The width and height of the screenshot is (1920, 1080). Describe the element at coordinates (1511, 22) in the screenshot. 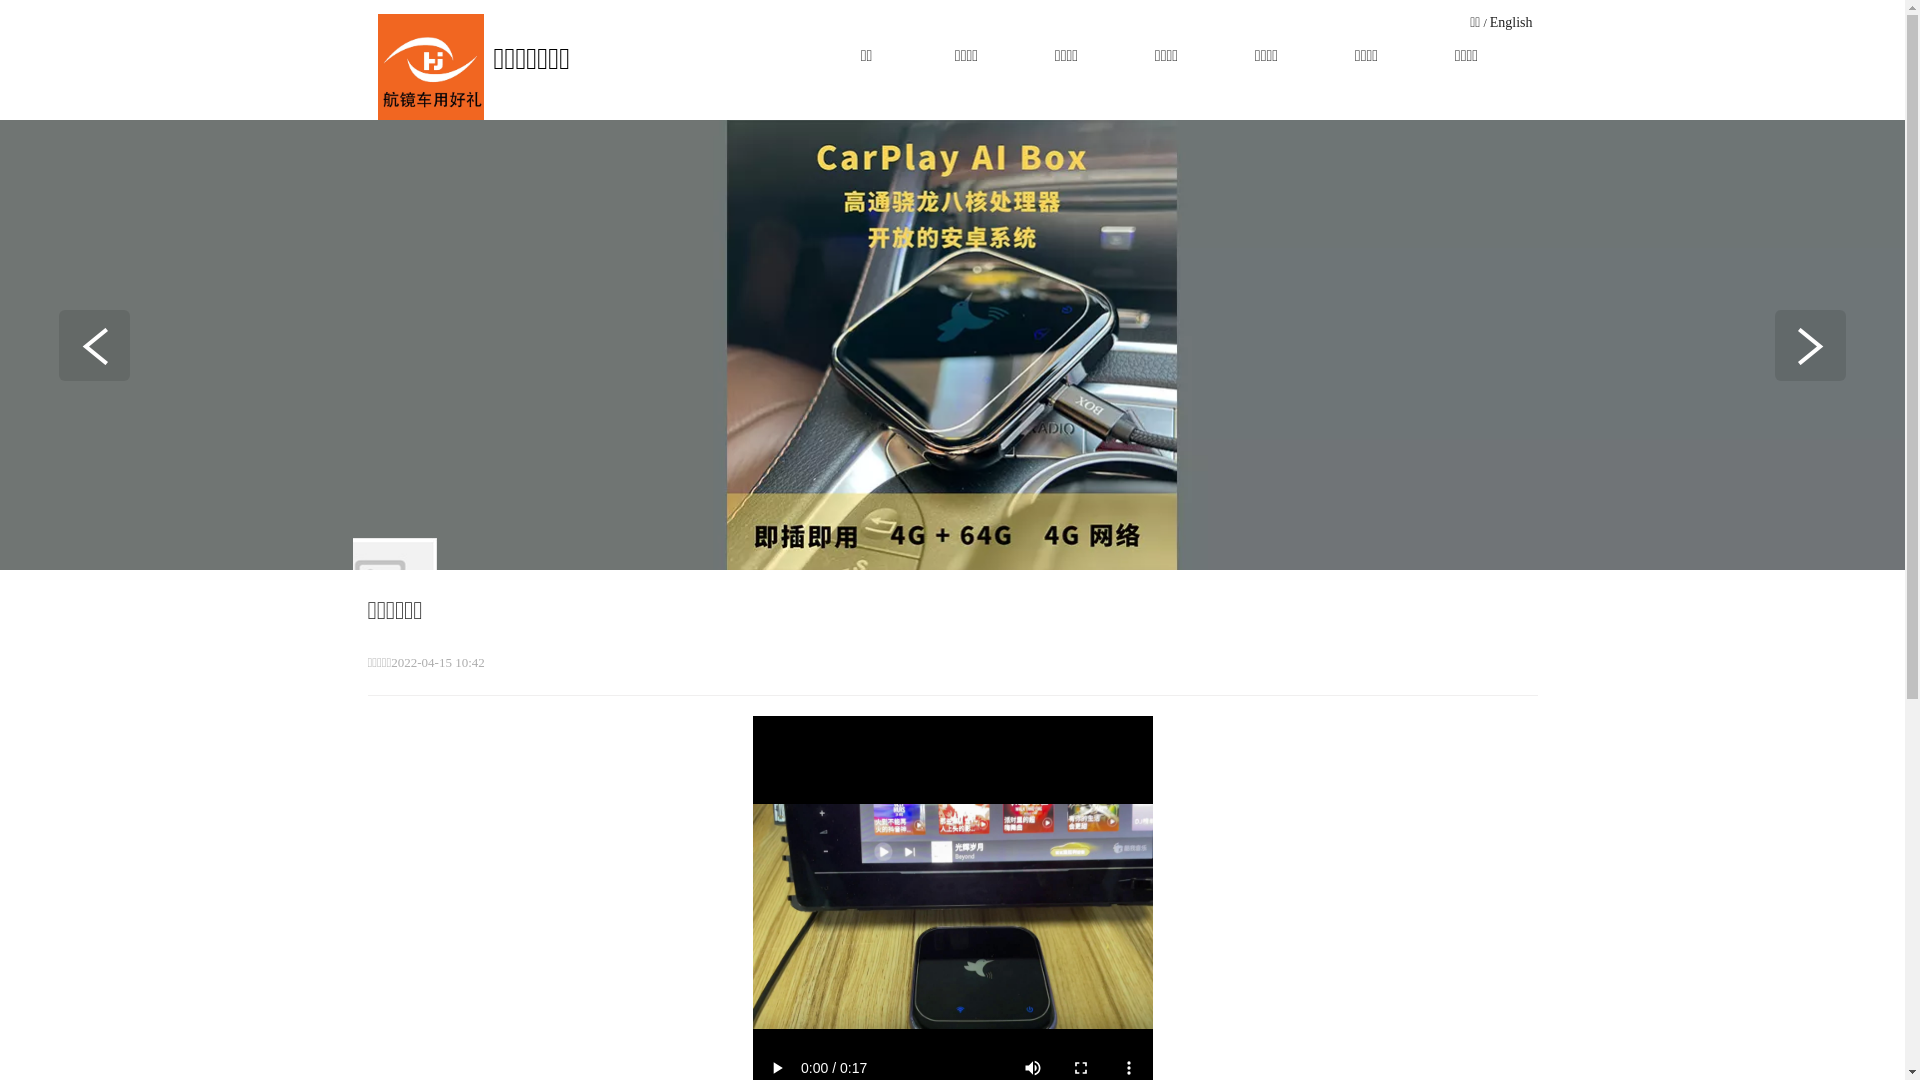

I see `'English'` at that location.